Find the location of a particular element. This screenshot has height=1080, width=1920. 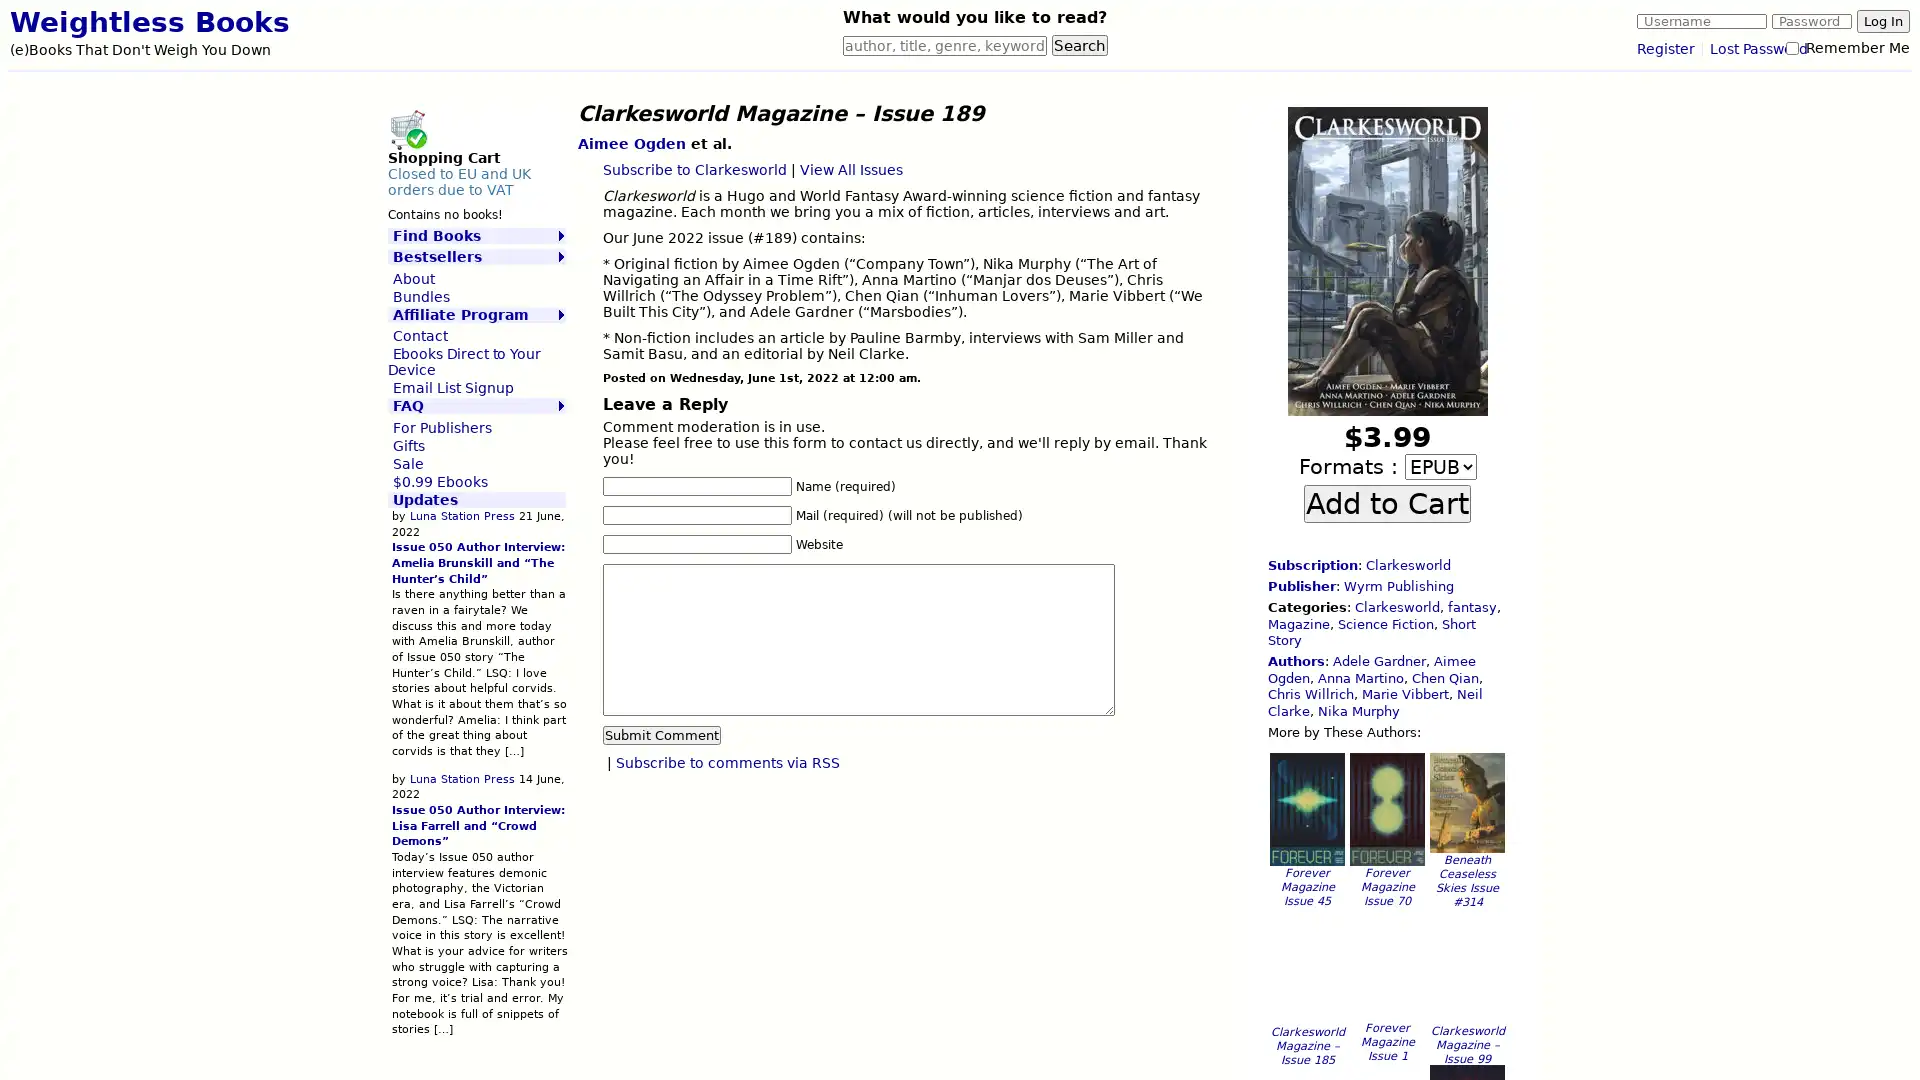

Search is located at coordinates (1079, 45).